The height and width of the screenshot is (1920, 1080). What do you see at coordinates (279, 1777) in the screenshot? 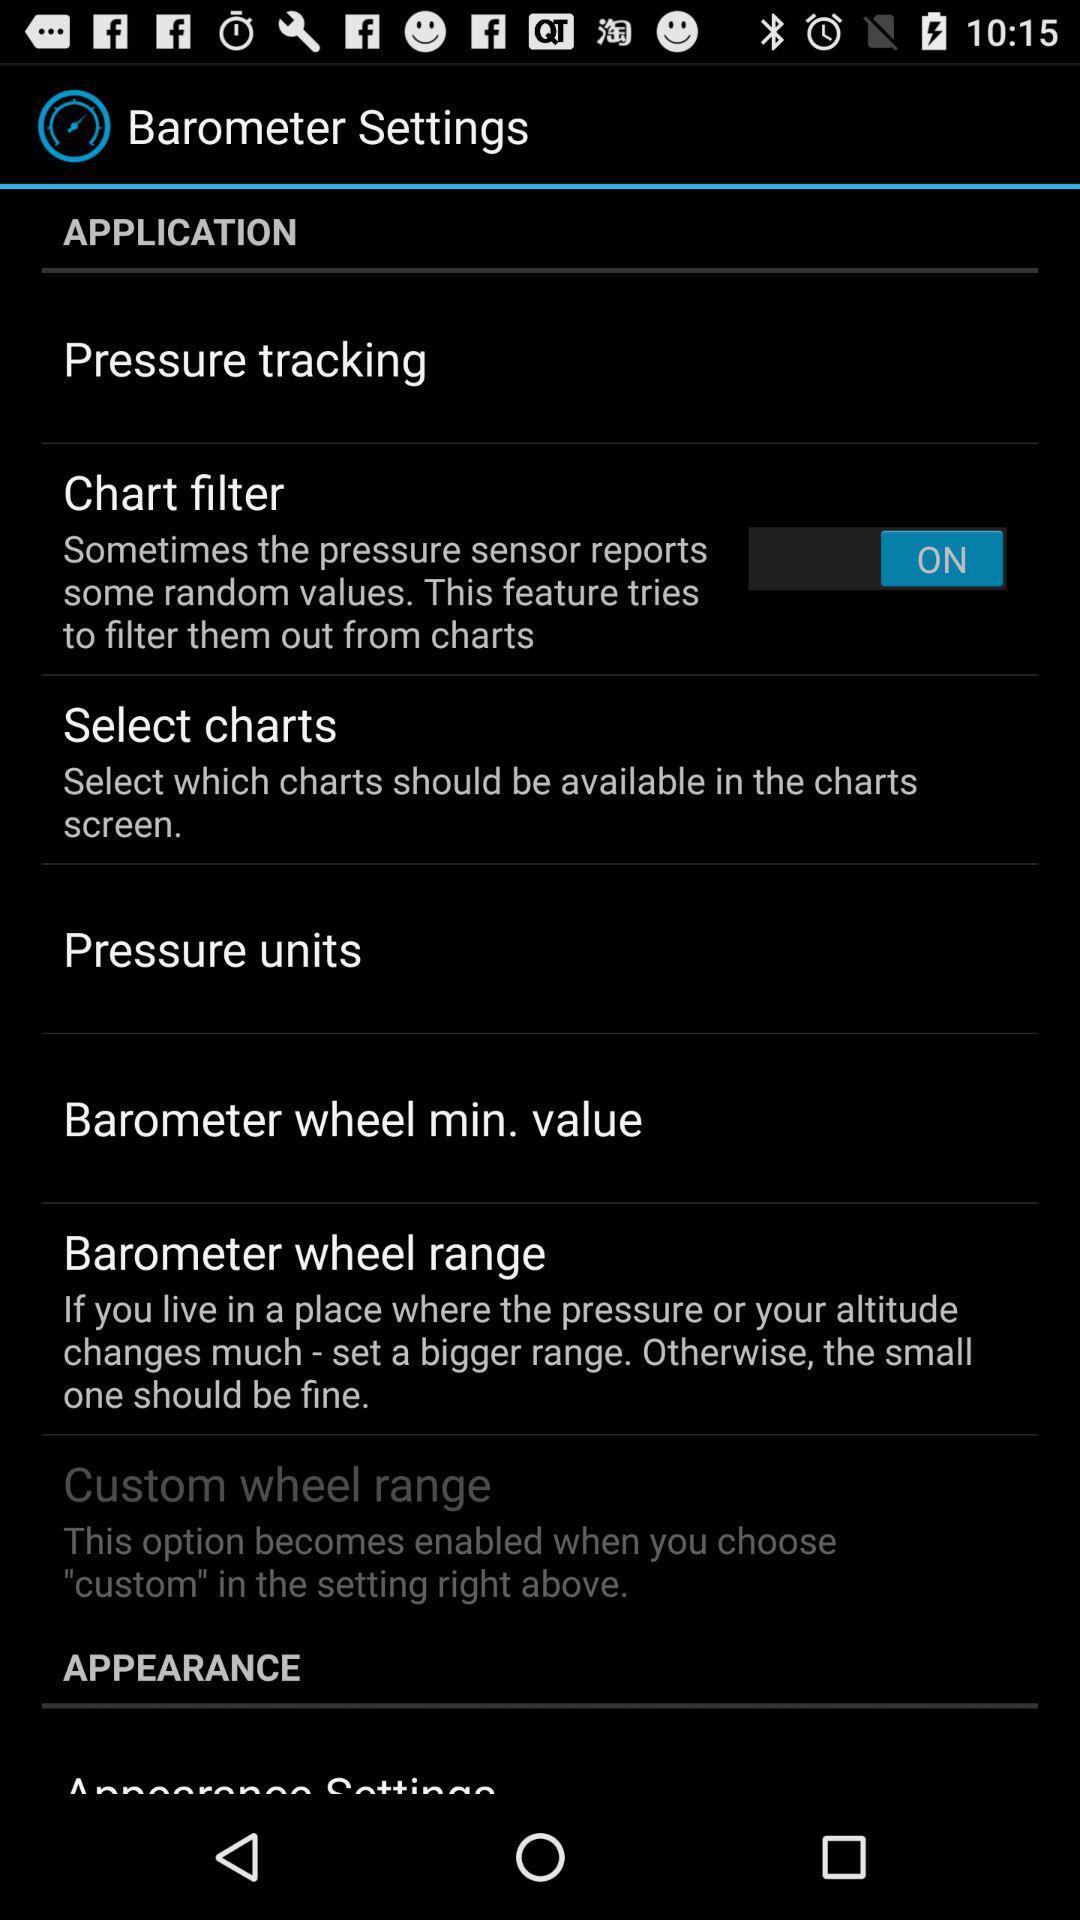
I see `appearance settings item` at bounding box center [279, 1777].